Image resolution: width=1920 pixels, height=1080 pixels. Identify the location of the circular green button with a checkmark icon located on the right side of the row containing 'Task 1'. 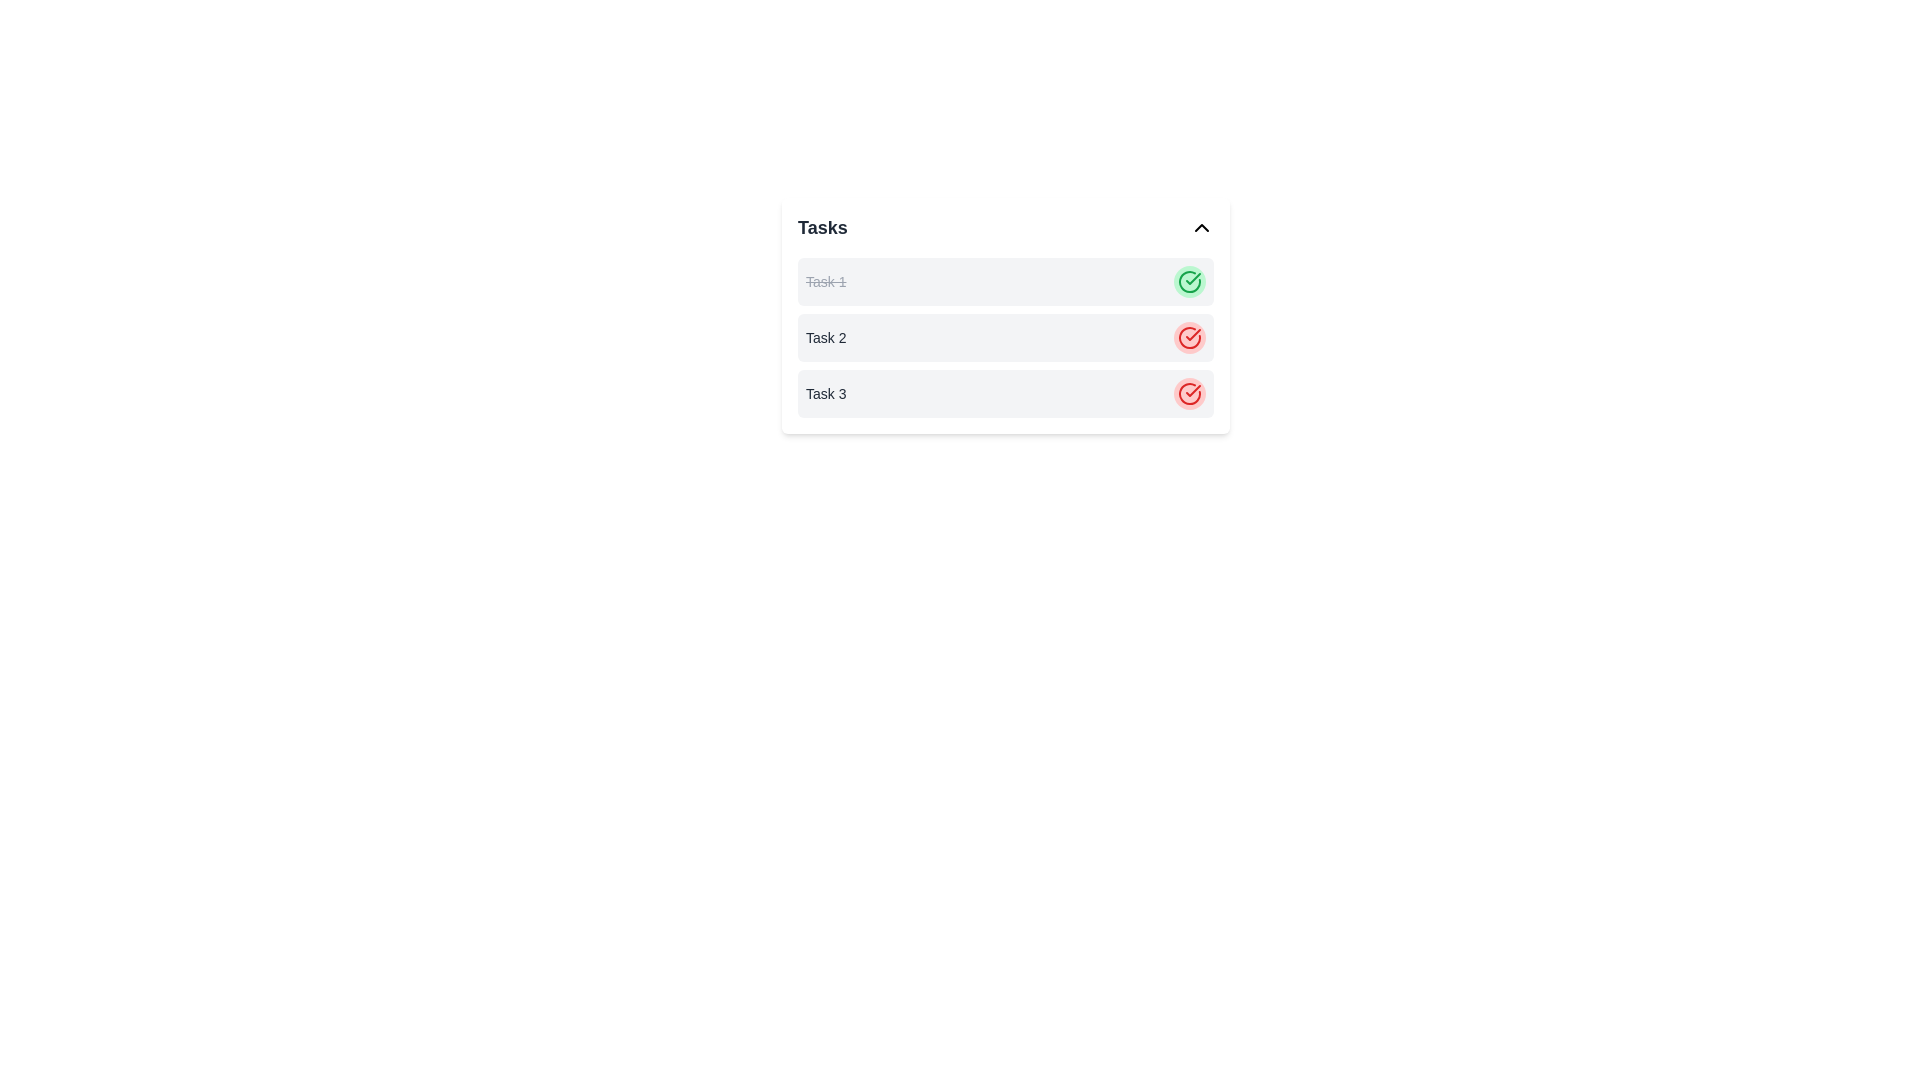
(1190, 281).